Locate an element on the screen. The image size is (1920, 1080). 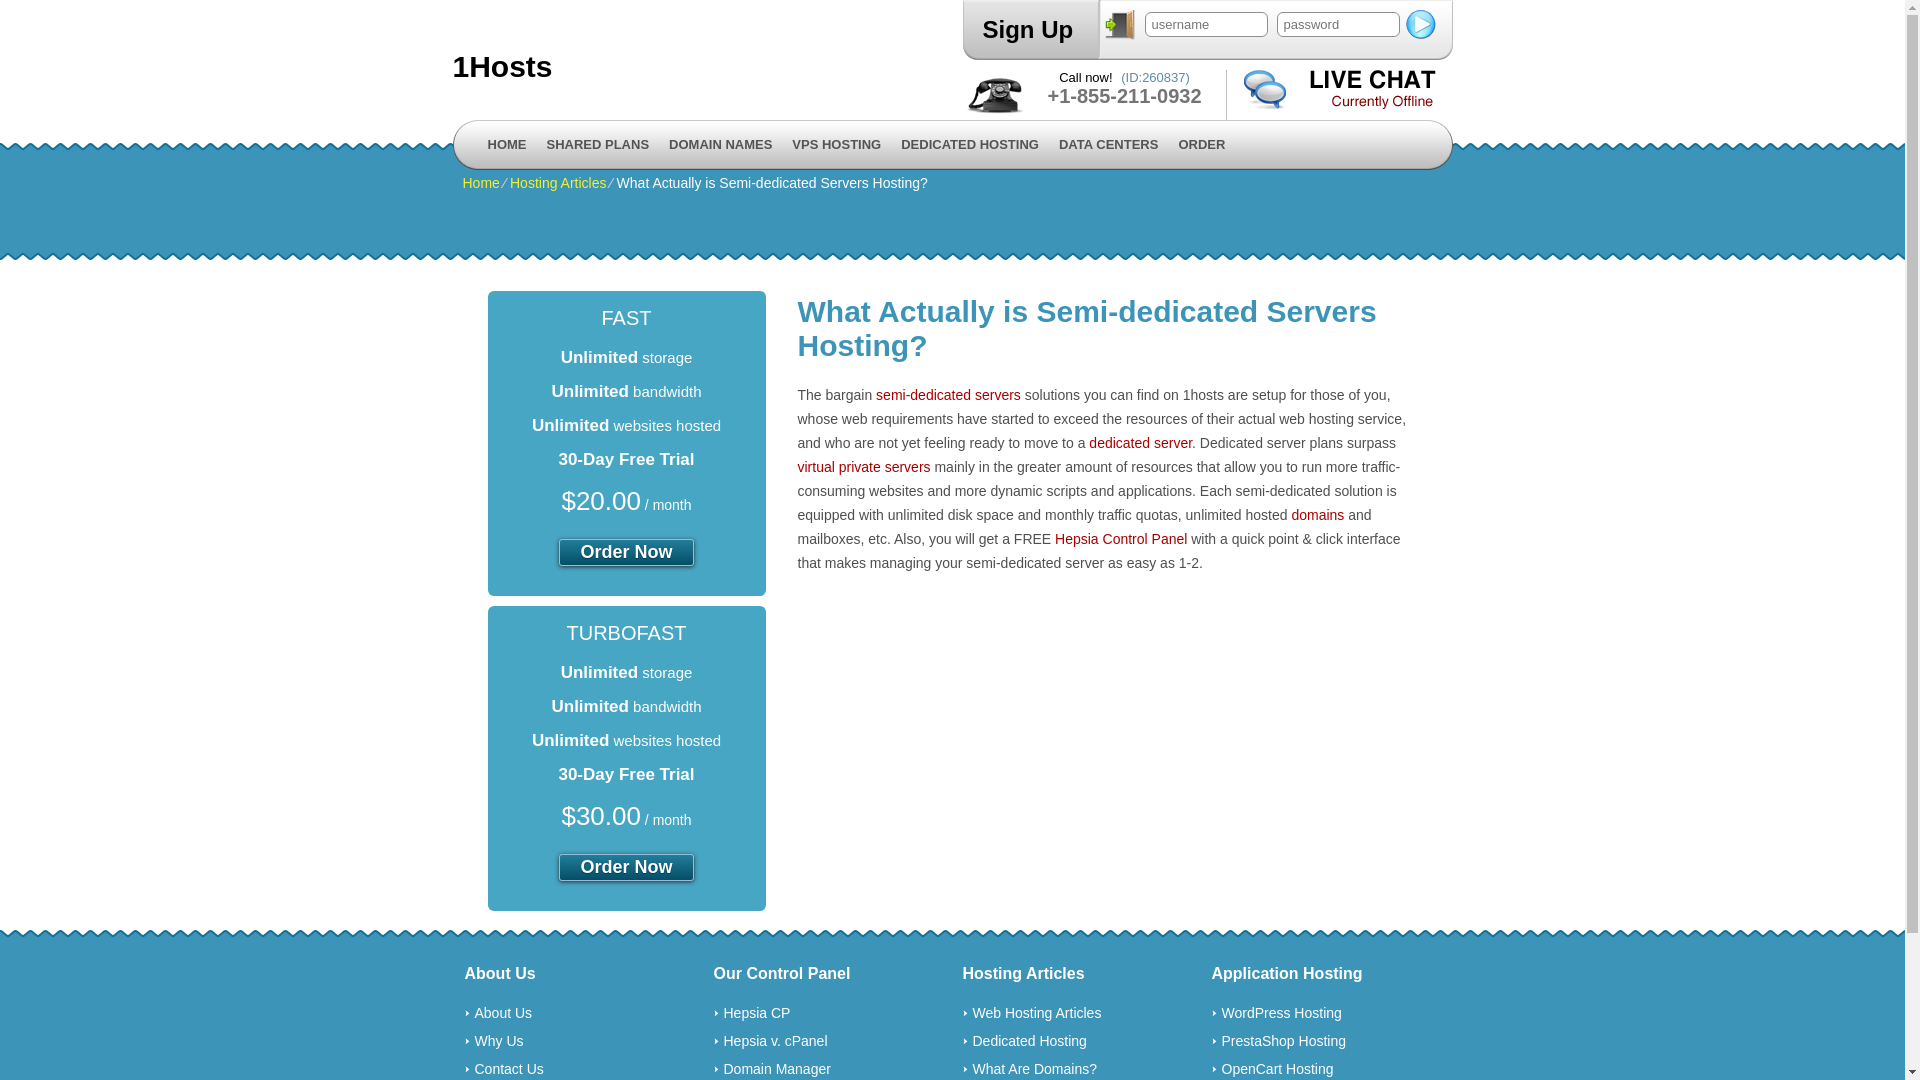
'WordPress Hosting' is located at coordinates (1281, 1013).